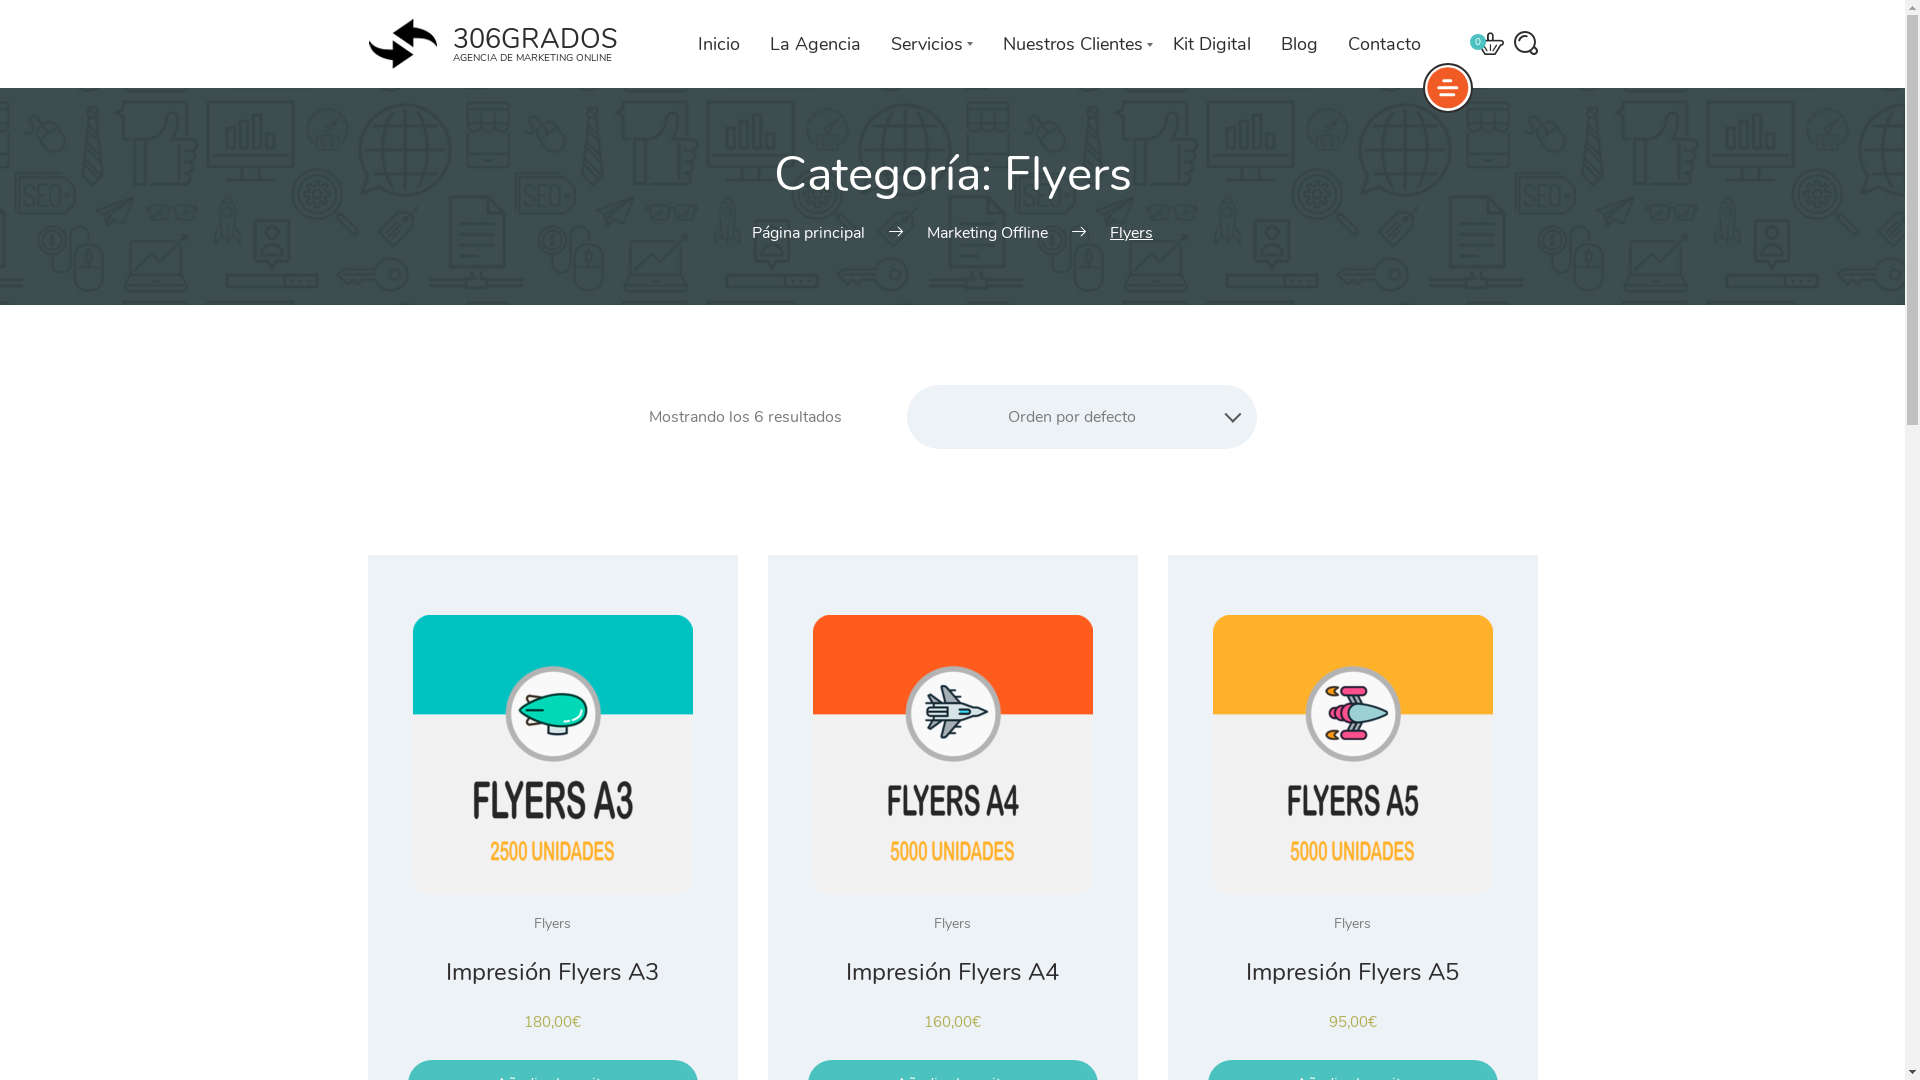 The height and width of the screenshot is (1080, 1920). What do you see at coordinates (987, 231) in the screenshot?
I see `'Marketing Offline'` at bounding box center [987, 231].